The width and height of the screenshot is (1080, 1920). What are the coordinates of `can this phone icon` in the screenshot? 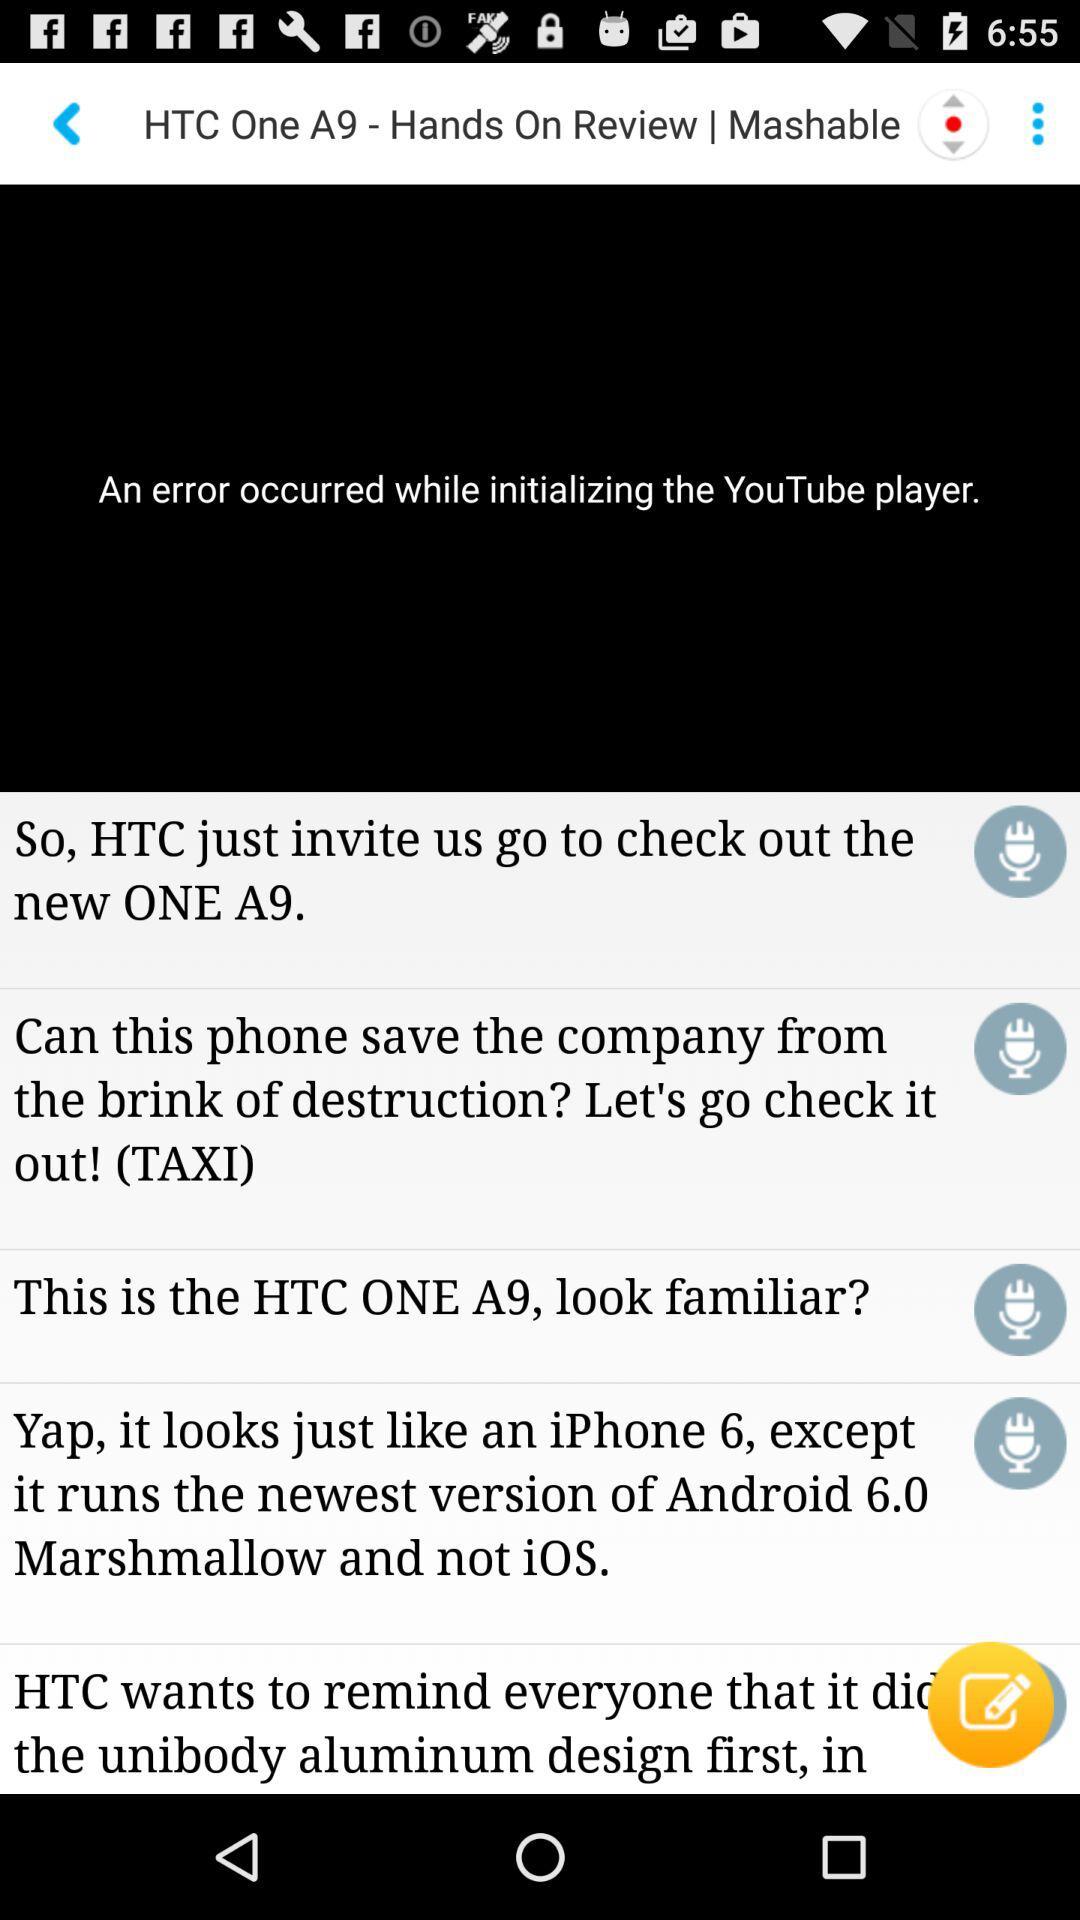 It's located at (480, 1096).